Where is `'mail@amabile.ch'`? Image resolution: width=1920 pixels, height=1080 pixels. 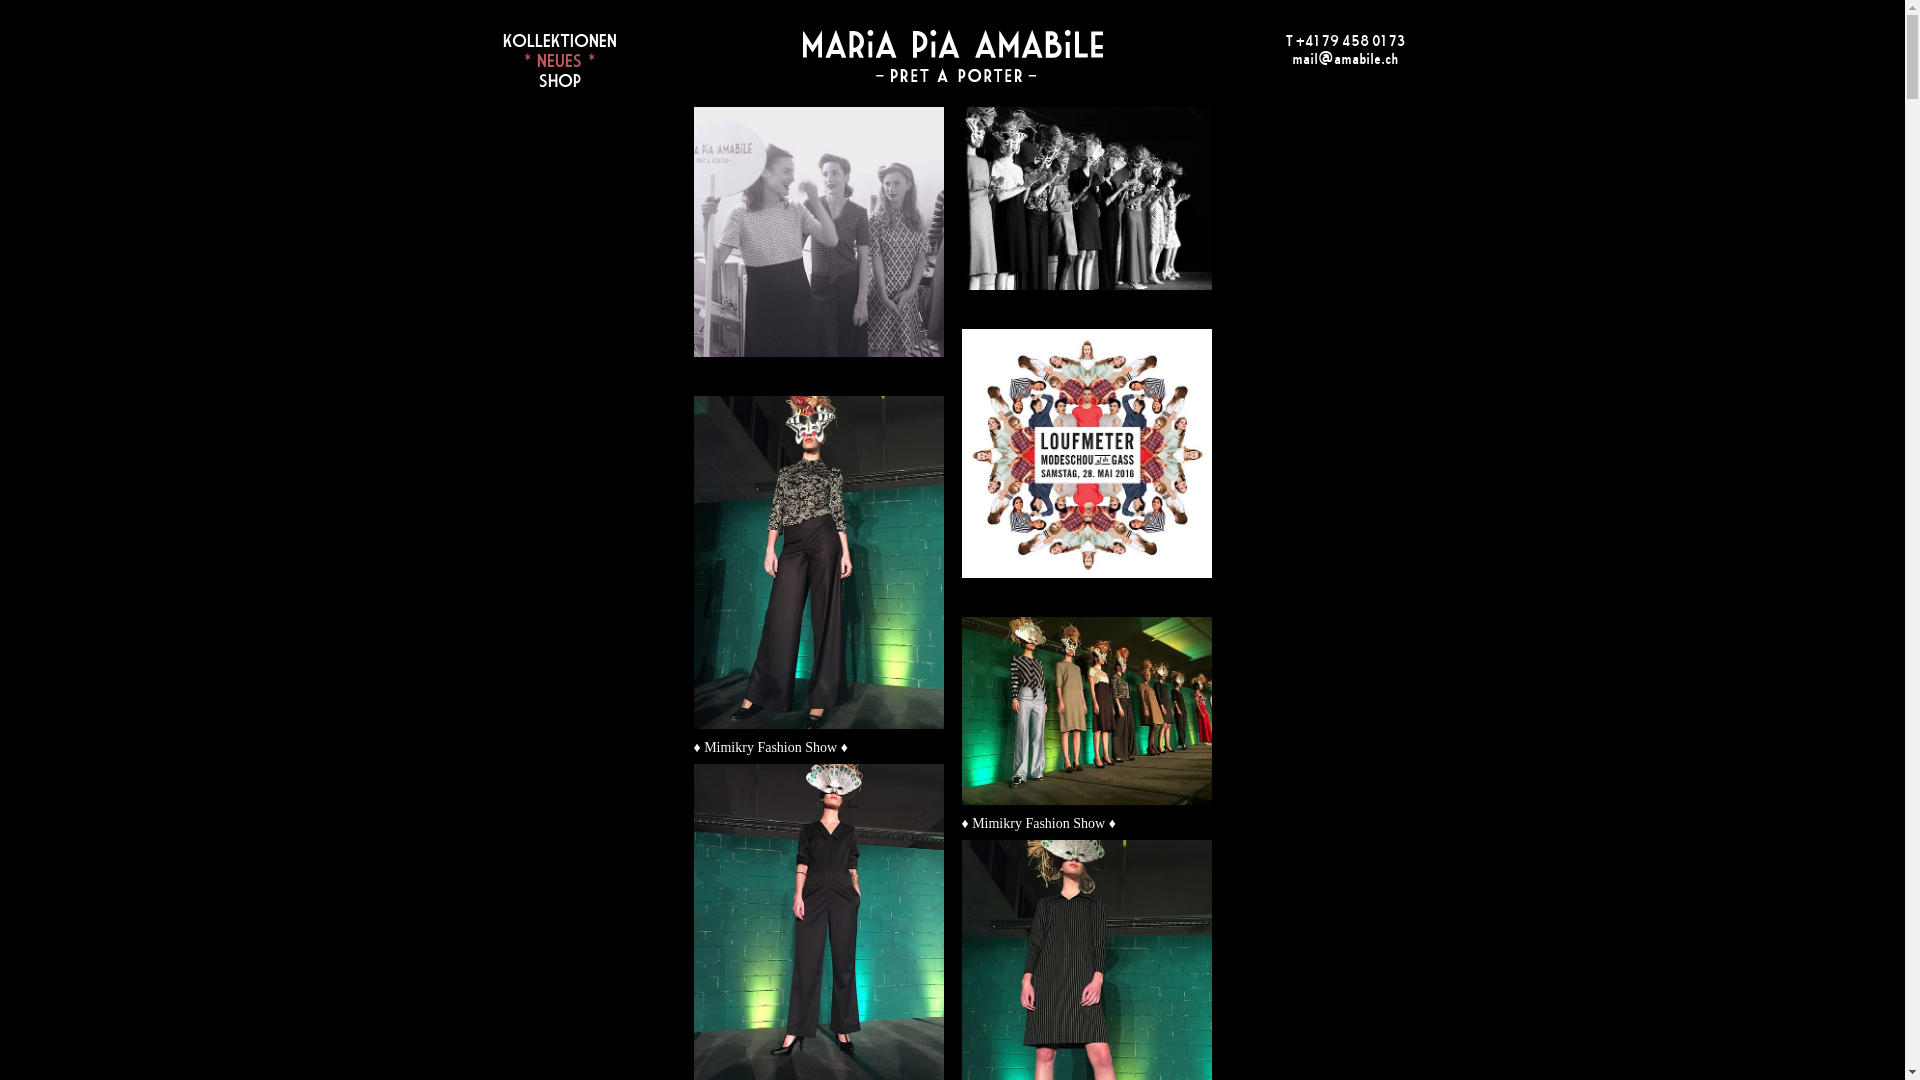 'mail@amabile.ch' is located at coordinates (1291, 56).